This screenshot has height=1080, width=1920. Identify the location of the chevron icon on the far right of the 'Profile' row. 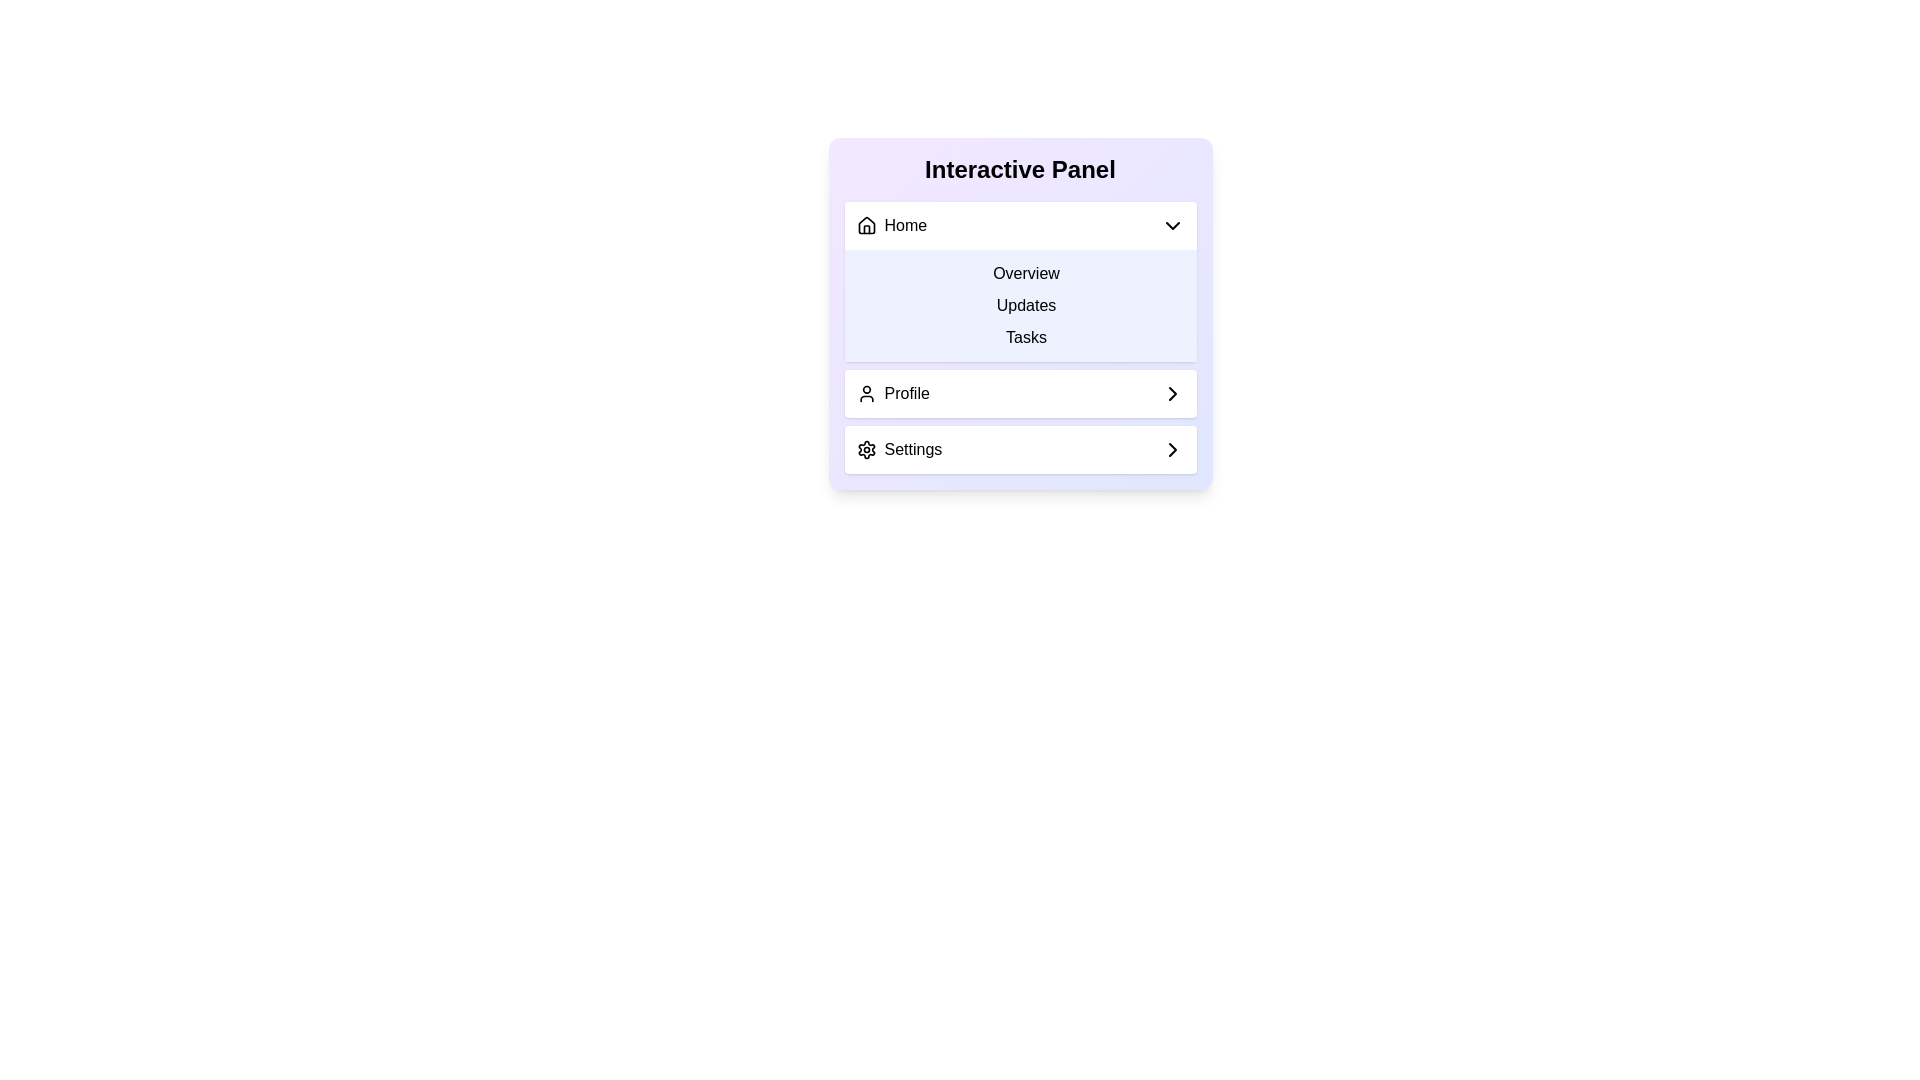
(1172, 393).